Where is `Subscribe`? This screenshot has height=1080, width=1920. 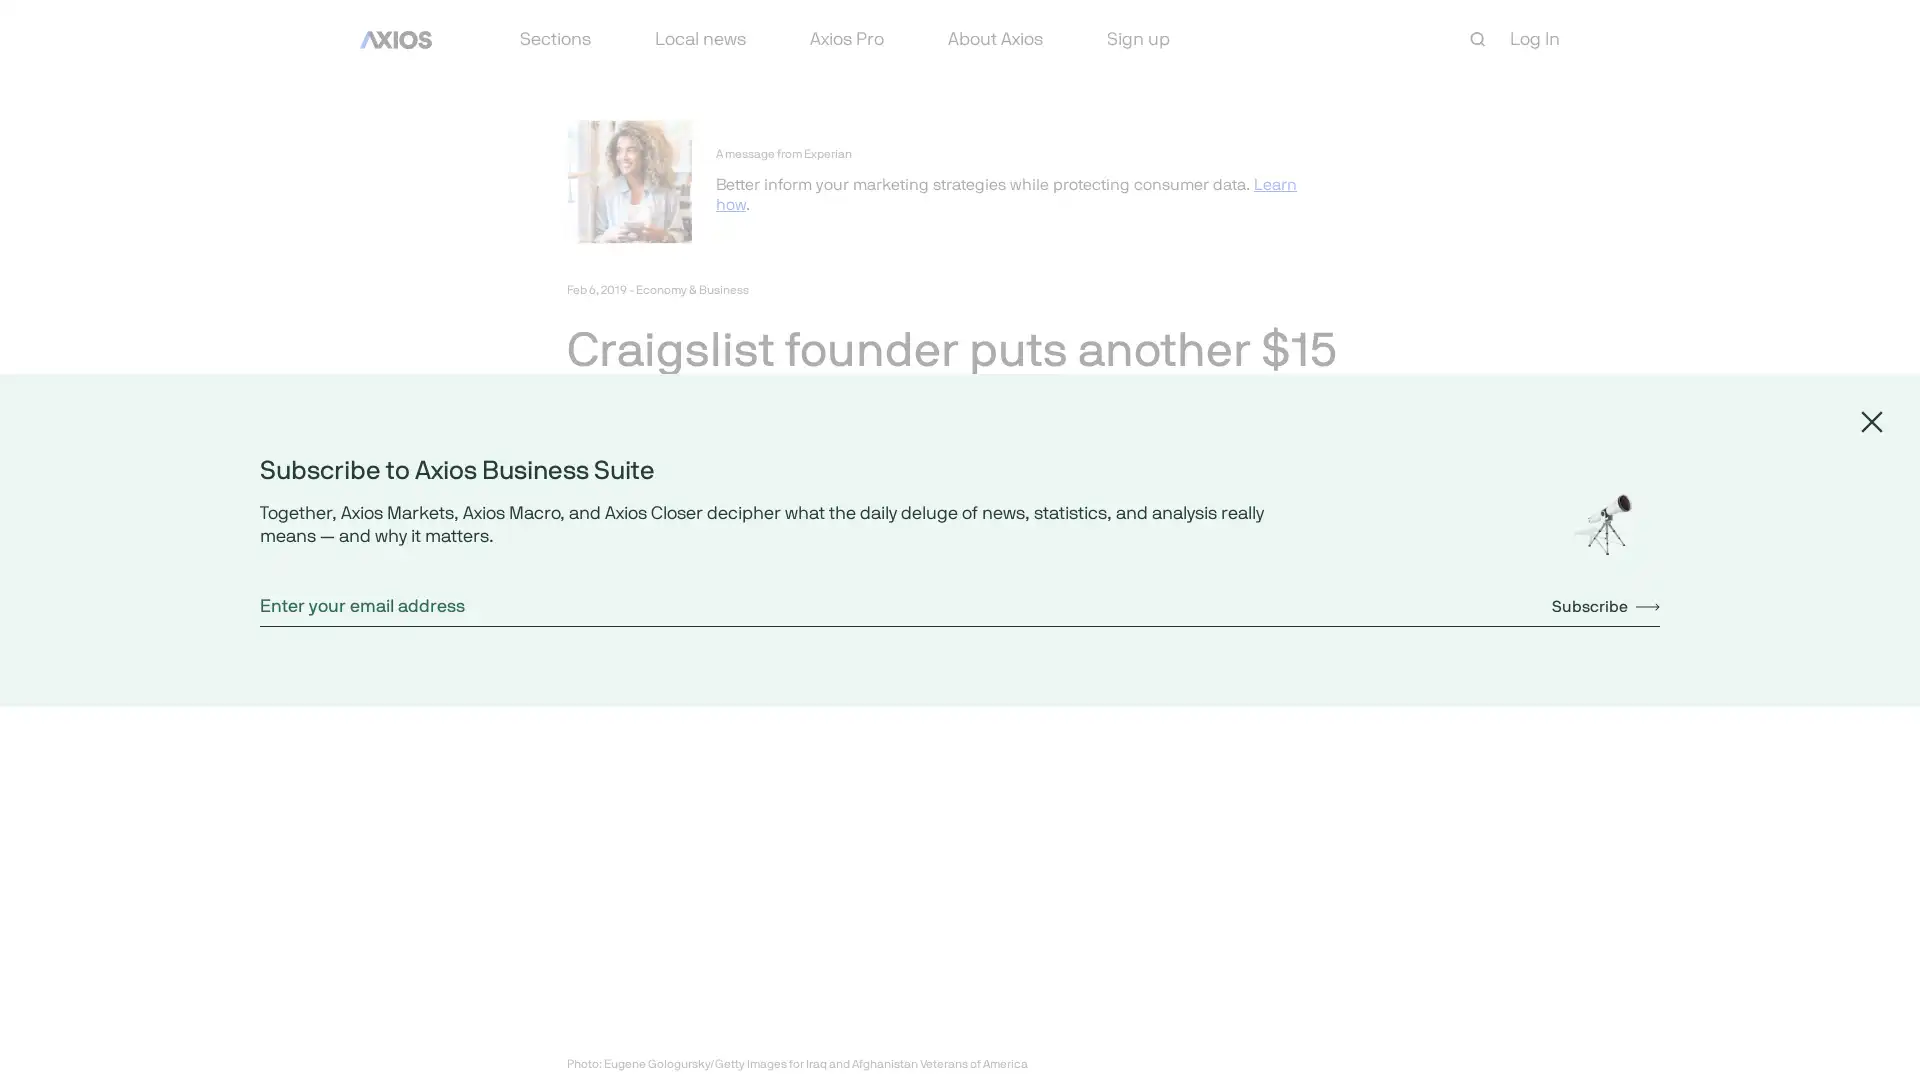
Subscribe is located at coordinates (1606, 604).